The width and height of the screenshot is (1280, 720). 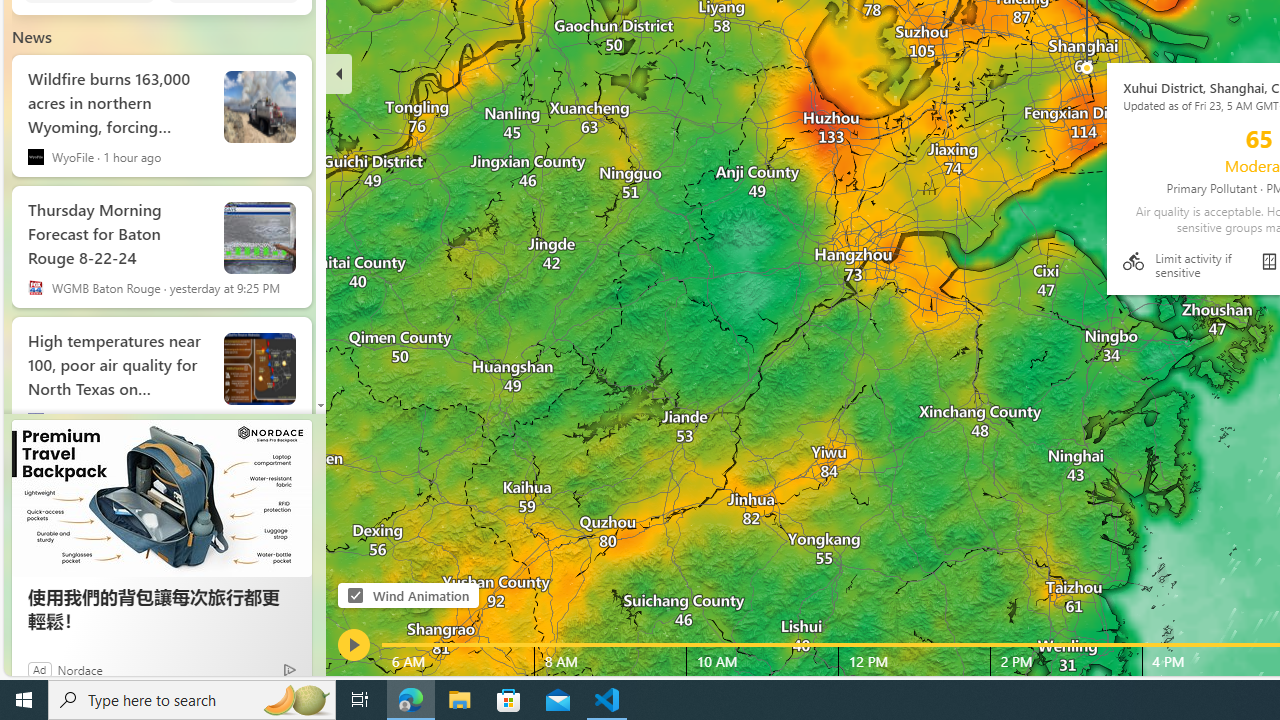 I want to click on 'Thursday Morning Forecast for Baton Rouge 8-22-24', so click(x=116, y=229).